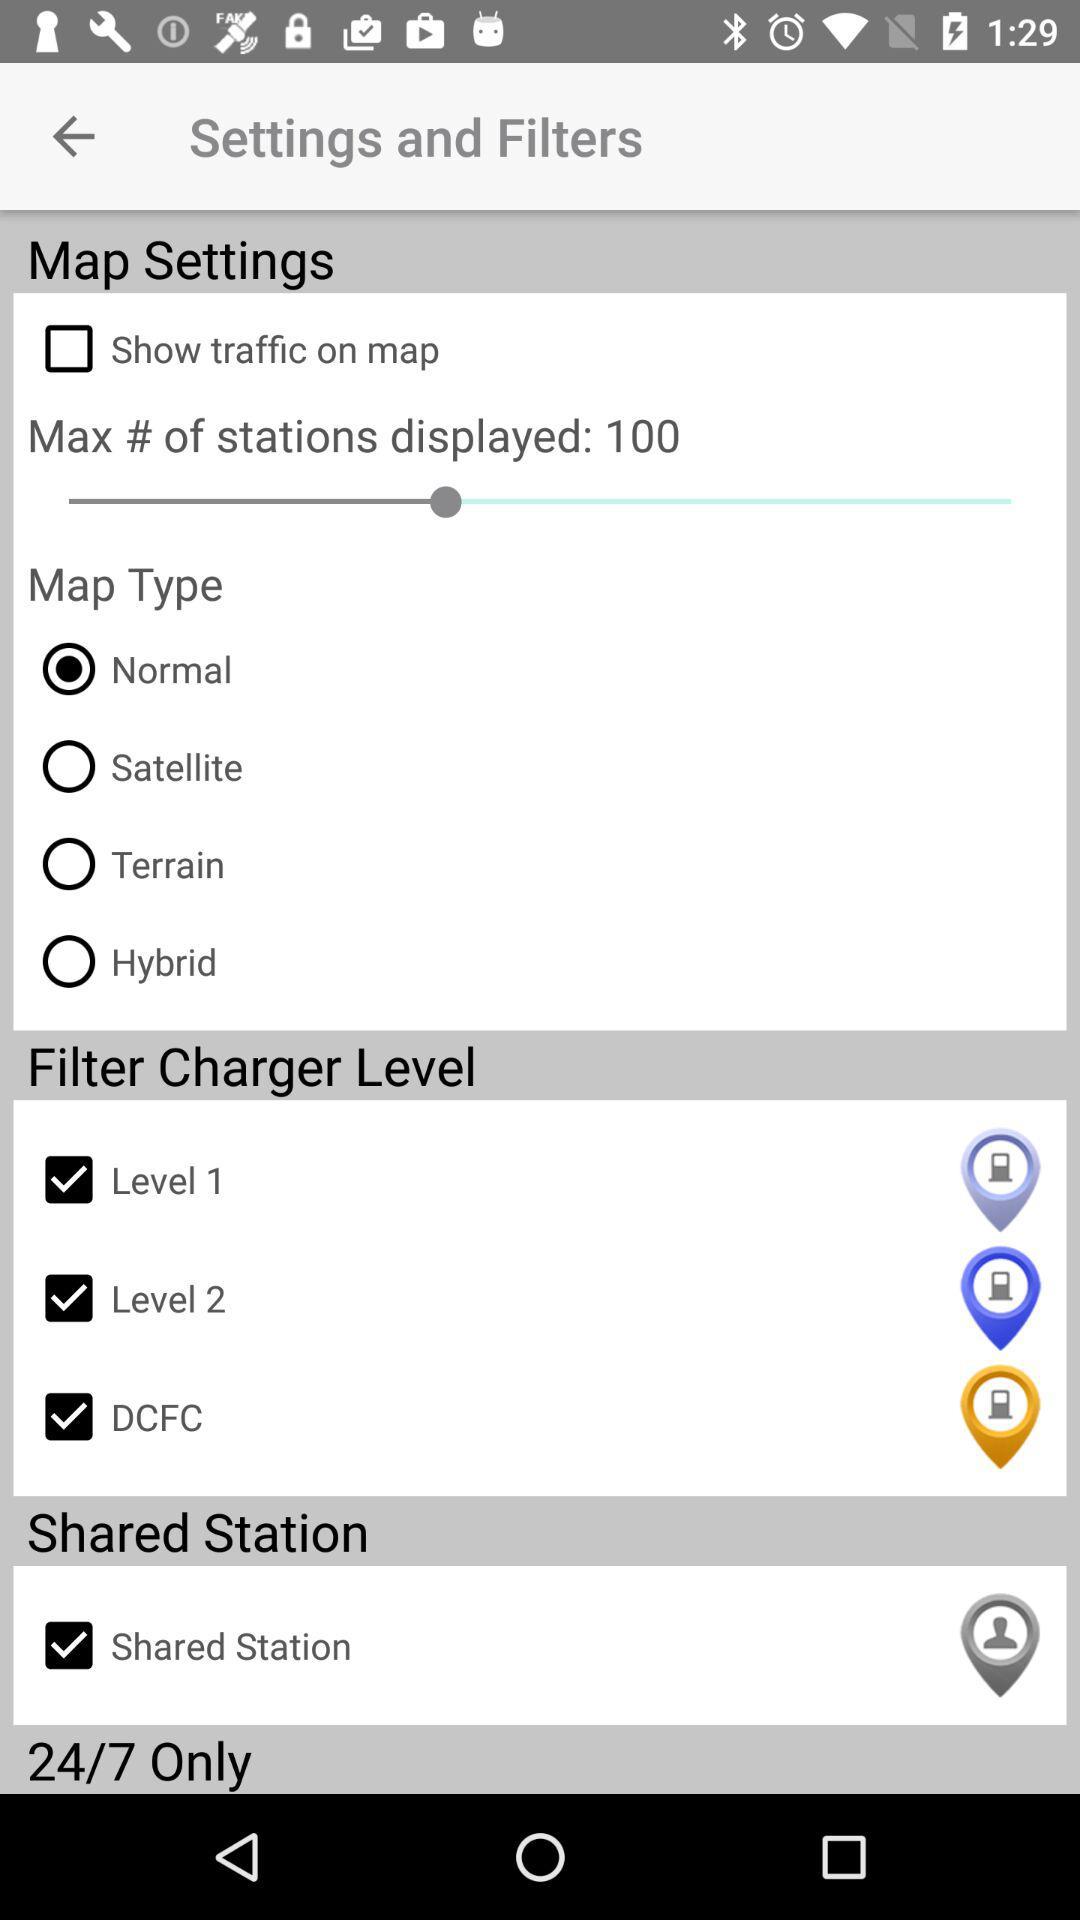 Image resolution: width=1080 pixels, height=1920 pixels. Describe the element at coordinates (540, 1415) in the screenshot. I see `icon below level 2` at that location.